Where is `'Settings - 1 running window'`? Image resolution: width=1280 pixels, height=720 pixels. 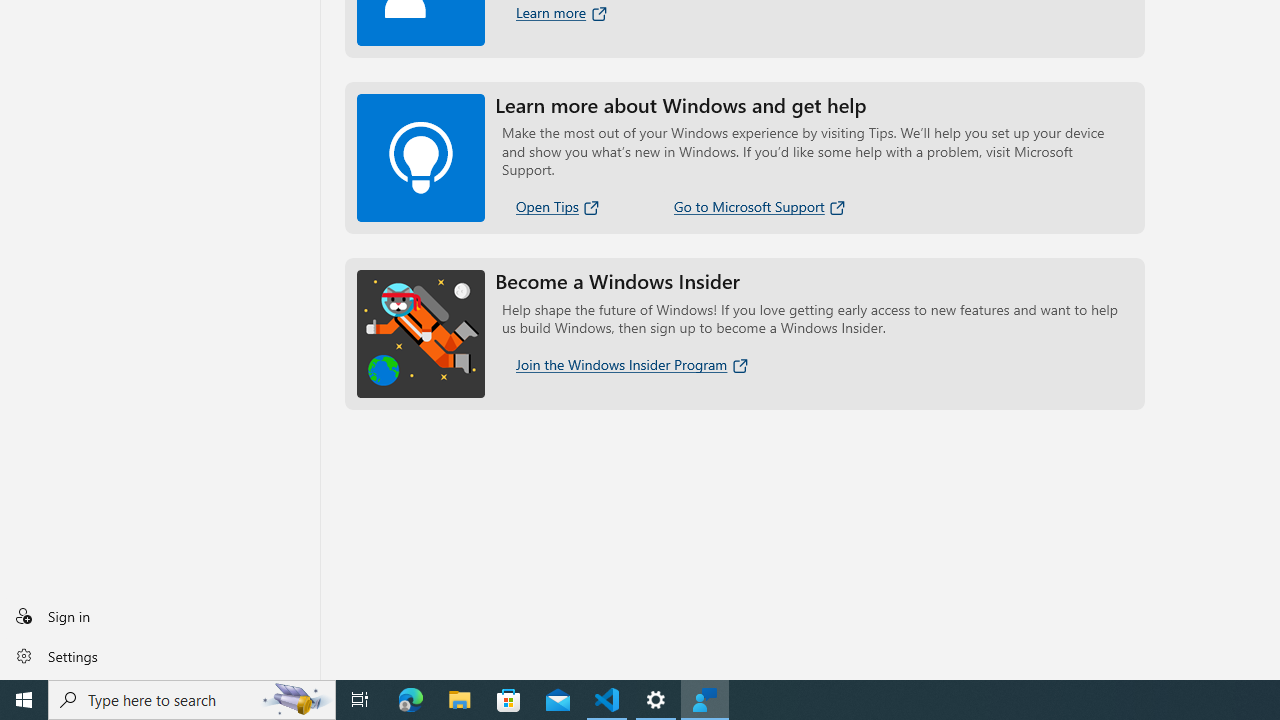
'Settings - 1 running window' is located at coordinates (656, 698).